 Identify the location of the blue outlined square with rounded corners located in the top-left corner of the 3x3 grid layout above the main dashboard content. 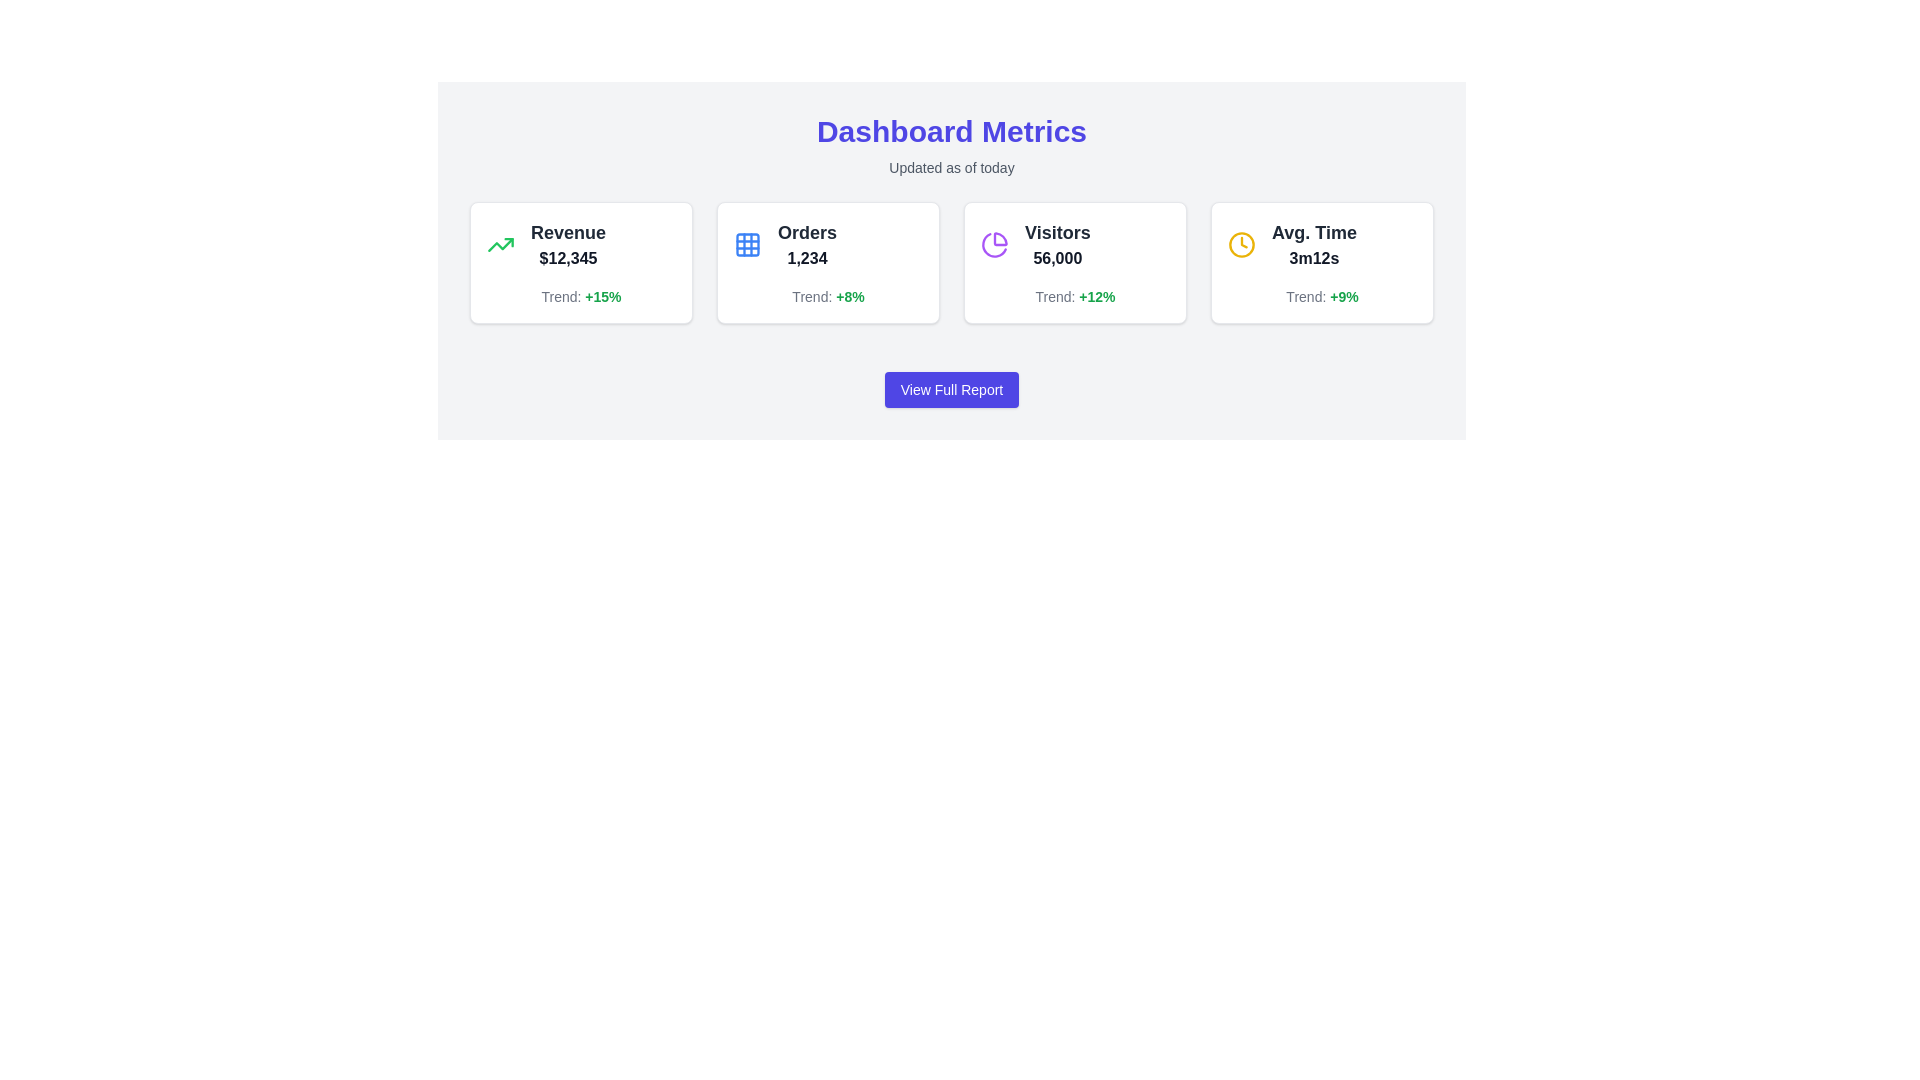
(747, 244).